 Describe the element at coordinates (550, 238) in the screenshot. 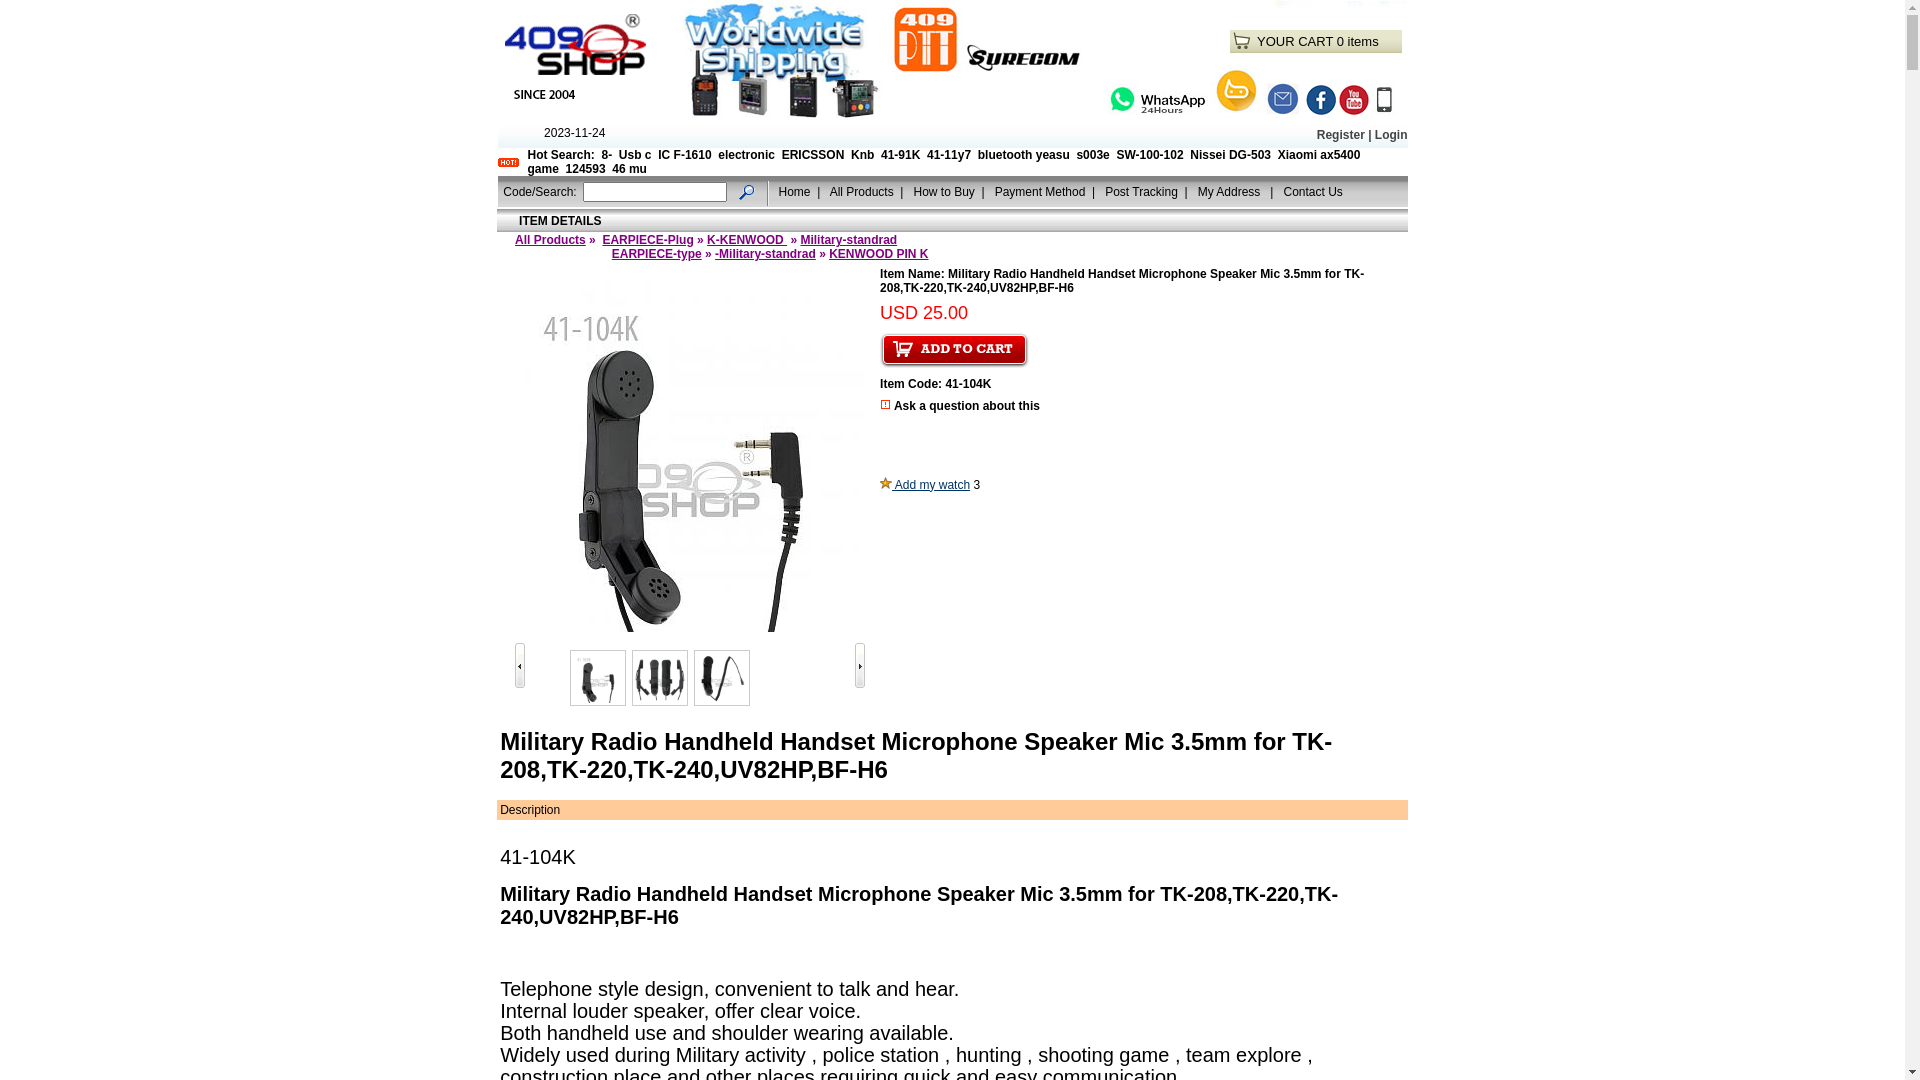

I see `'All Products'` at that location.